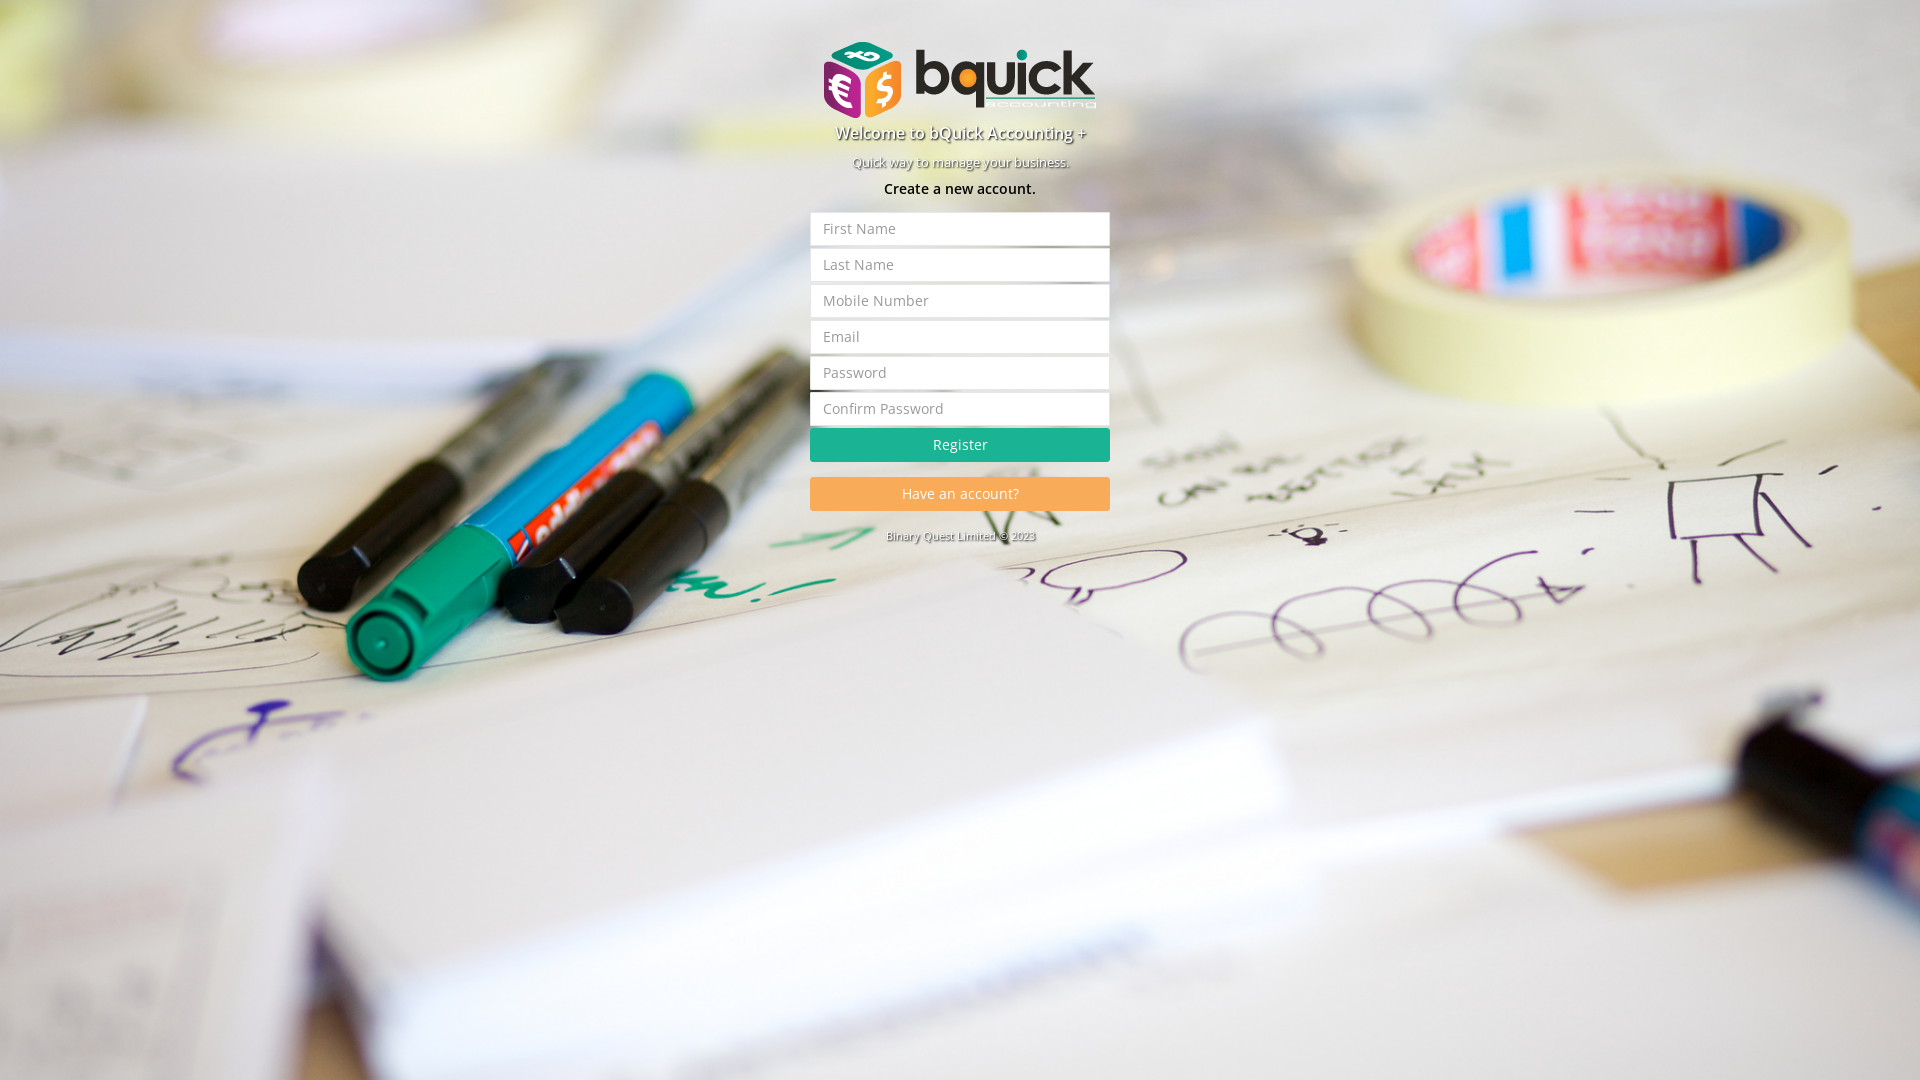 This screenshot has width=1920, height=1080. I want to click on 'Register', so click(960, 443).